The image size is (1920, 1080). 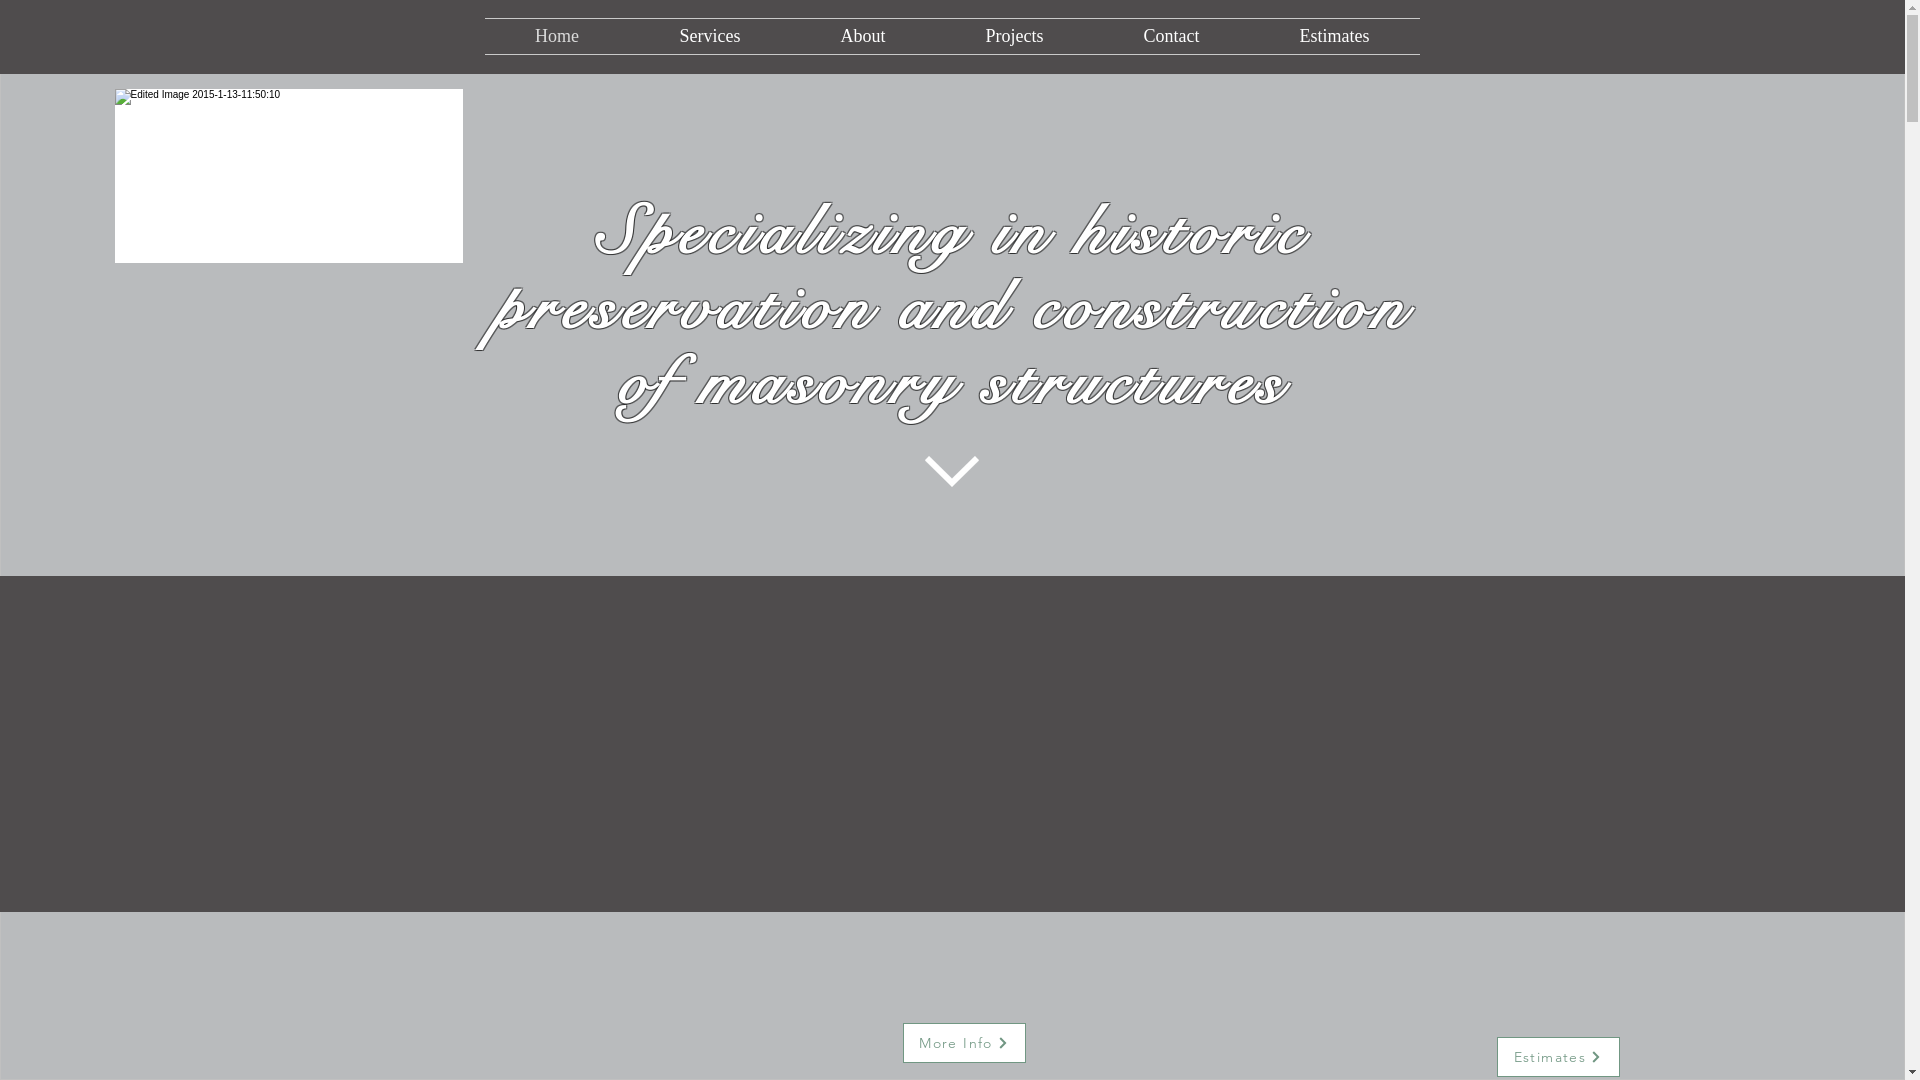 What do you see at coordinates (862, 36) in the screenshot?
I see `'About'` at bounding box center [862, 36].